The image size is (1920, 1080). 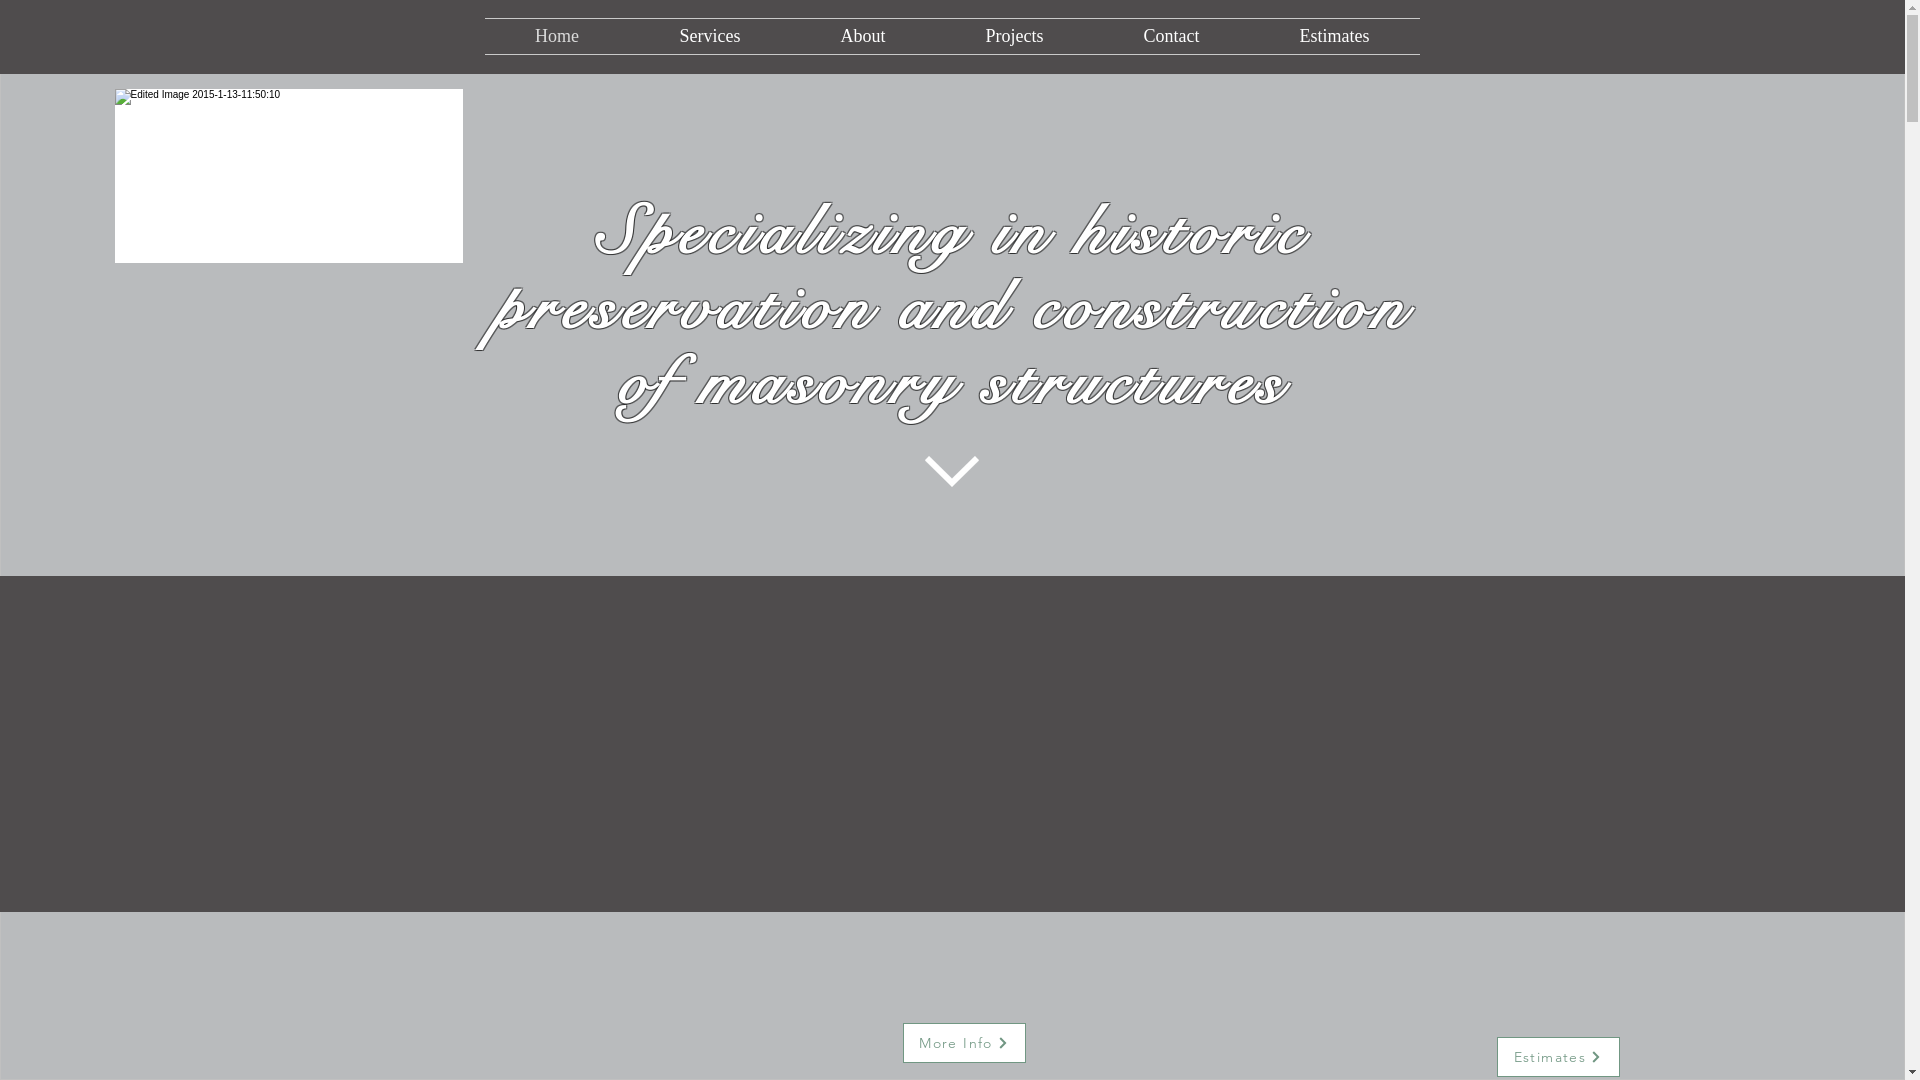 What do you see at coordinates (862, 36) in the screenshot?
I see `'About'` at bounding box center [862, 36].